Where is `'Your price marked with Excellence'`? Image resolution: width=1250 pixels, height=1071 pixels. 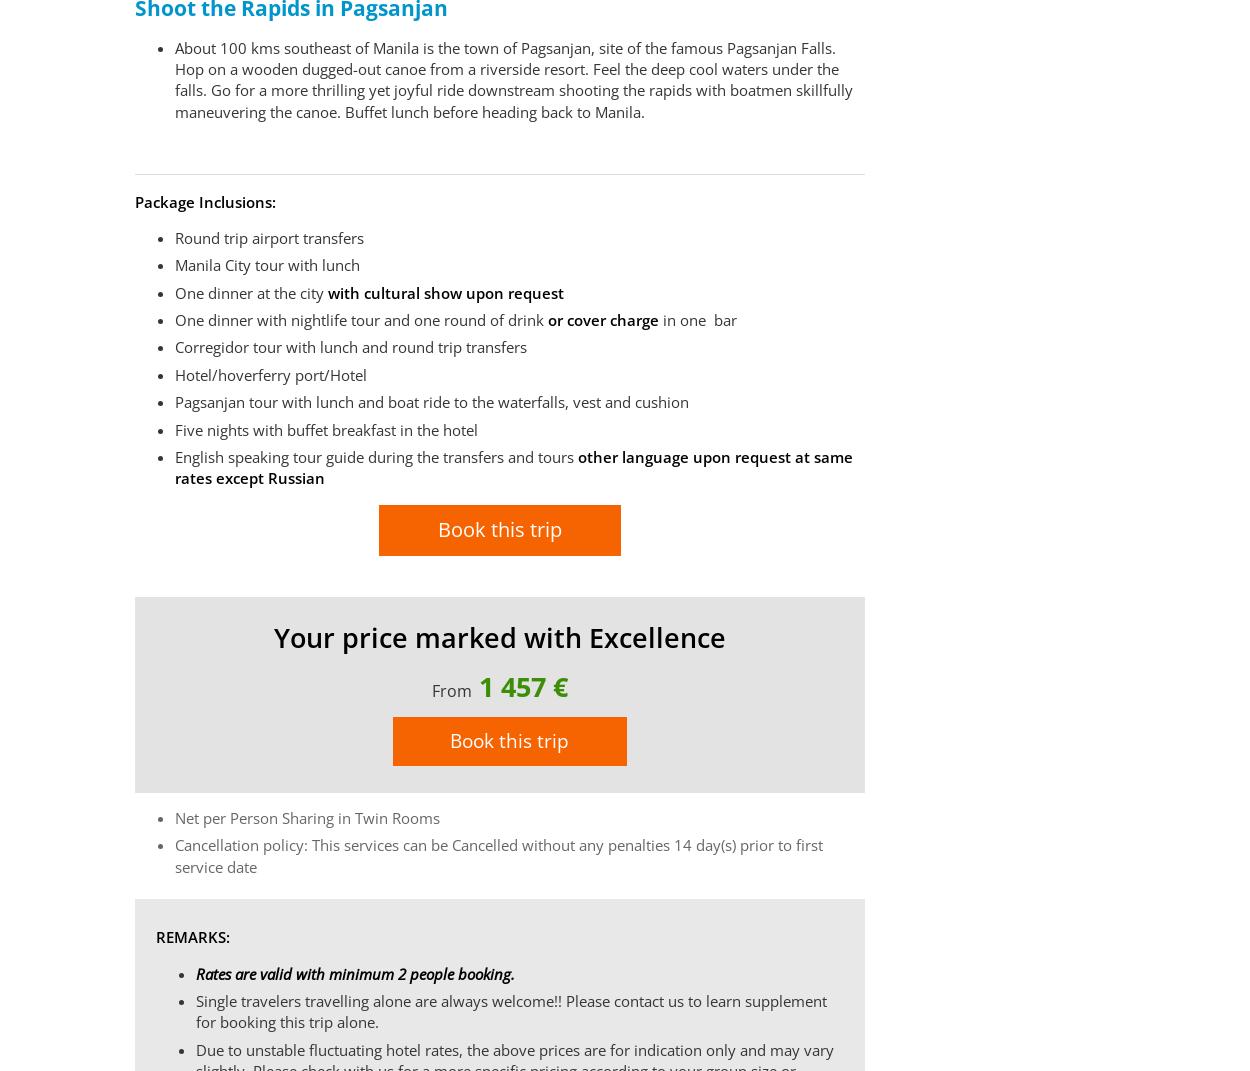
'Your price marked with Excellence' is located at coordinates (500, 635).